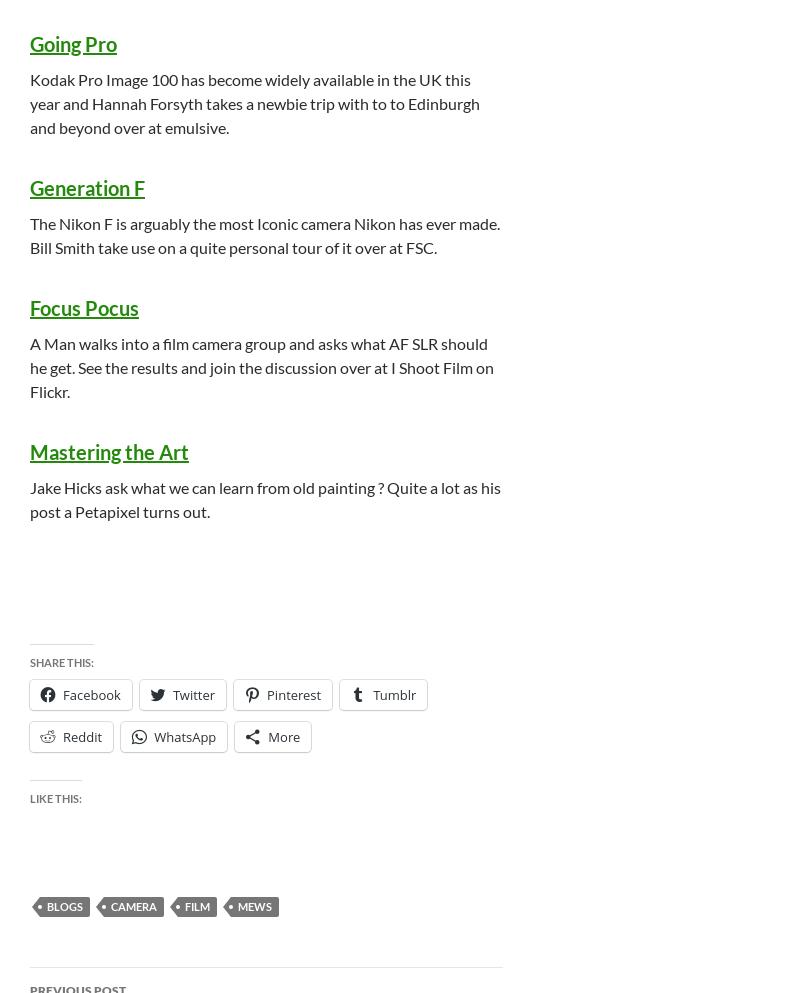  I want to click on 'Camera', so click(134, 905).